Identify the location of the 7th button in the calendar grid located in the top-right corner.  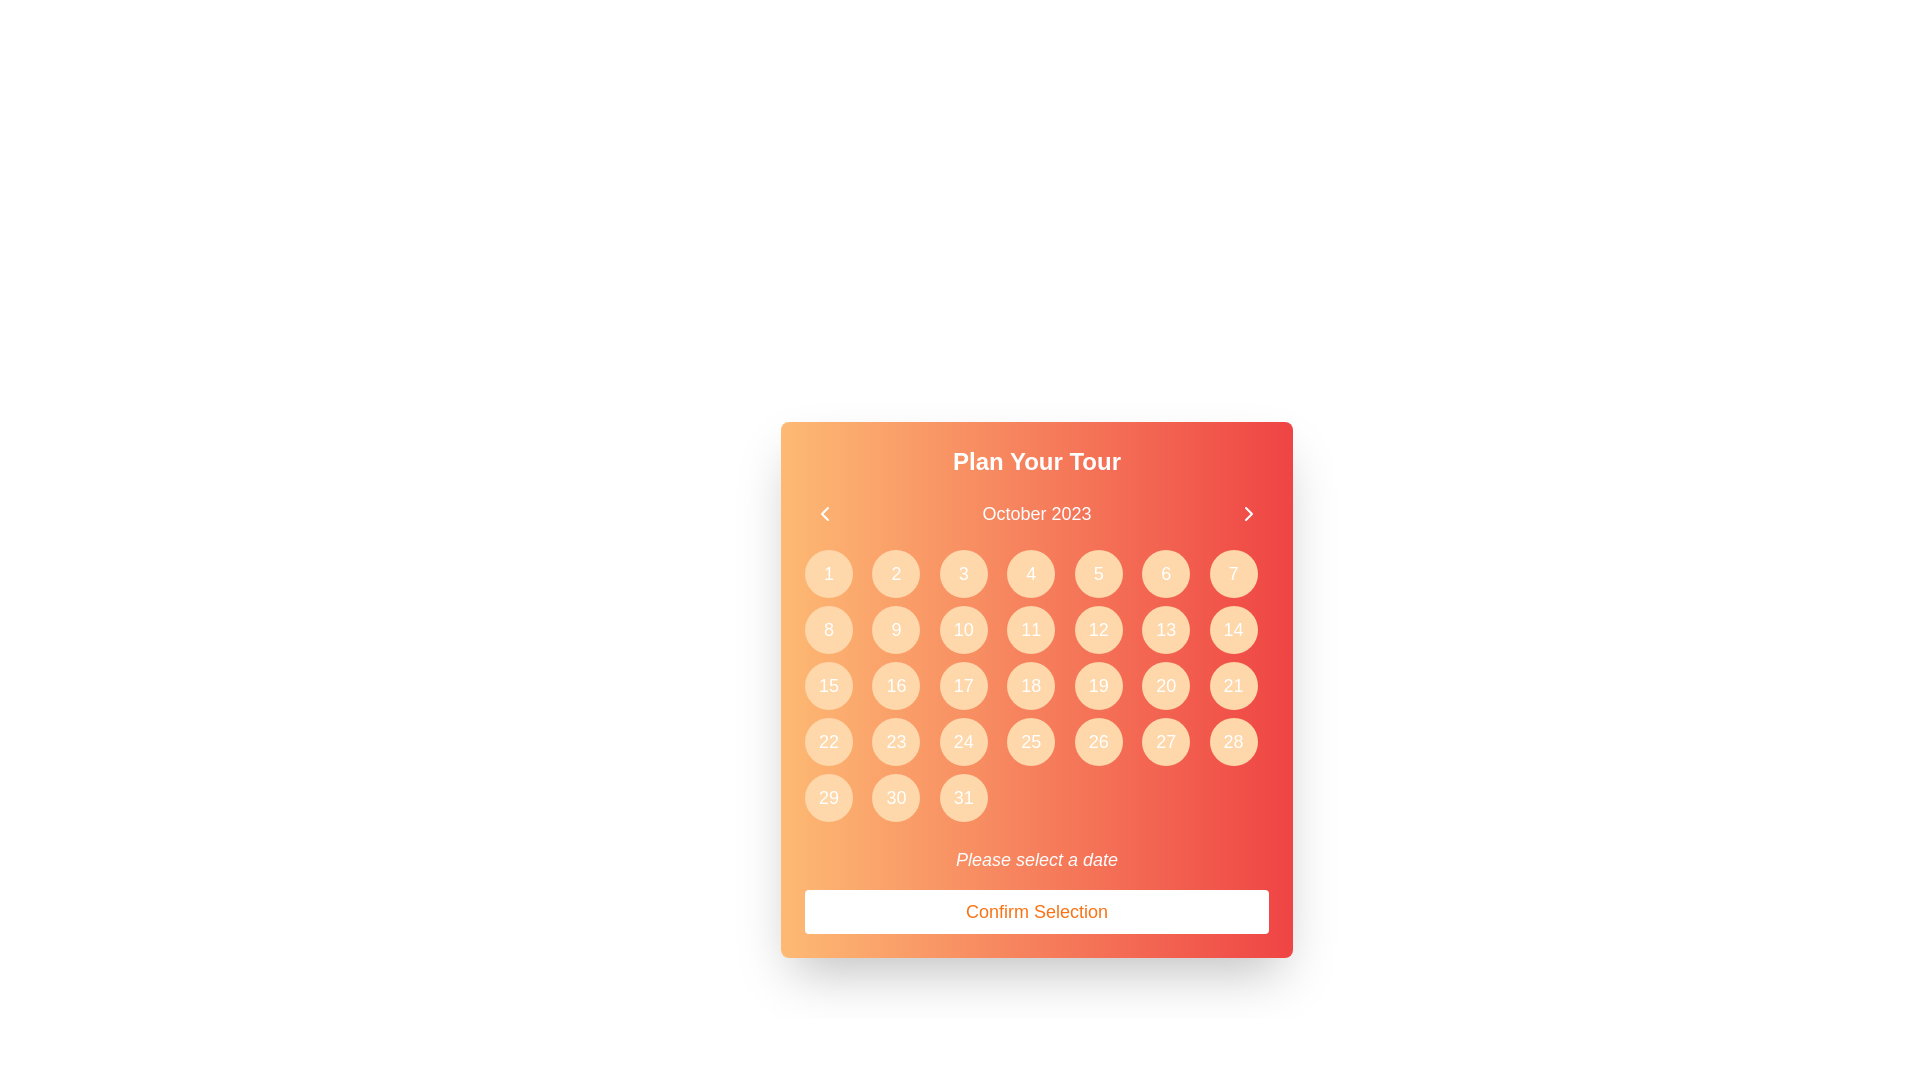
(1232, 574).